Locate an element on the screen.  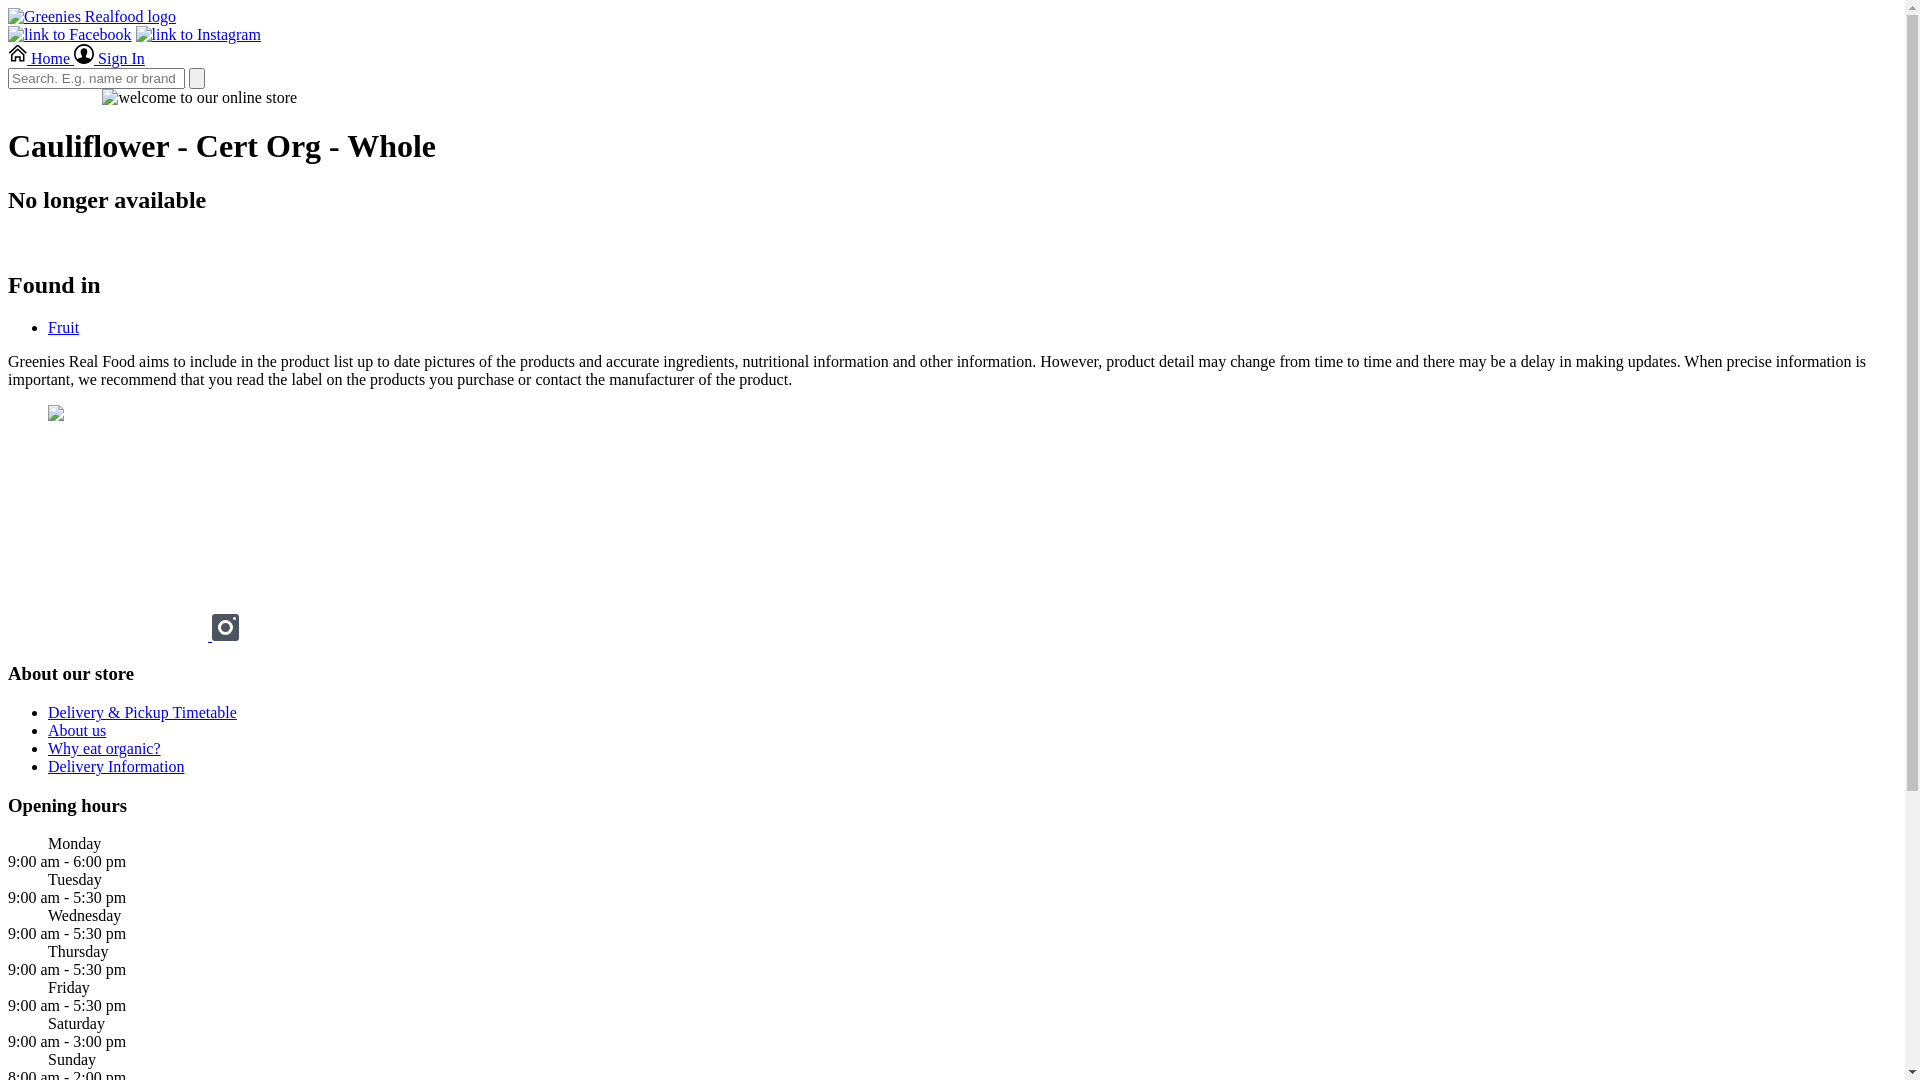
'Search' is located at coordinates (196, 77).